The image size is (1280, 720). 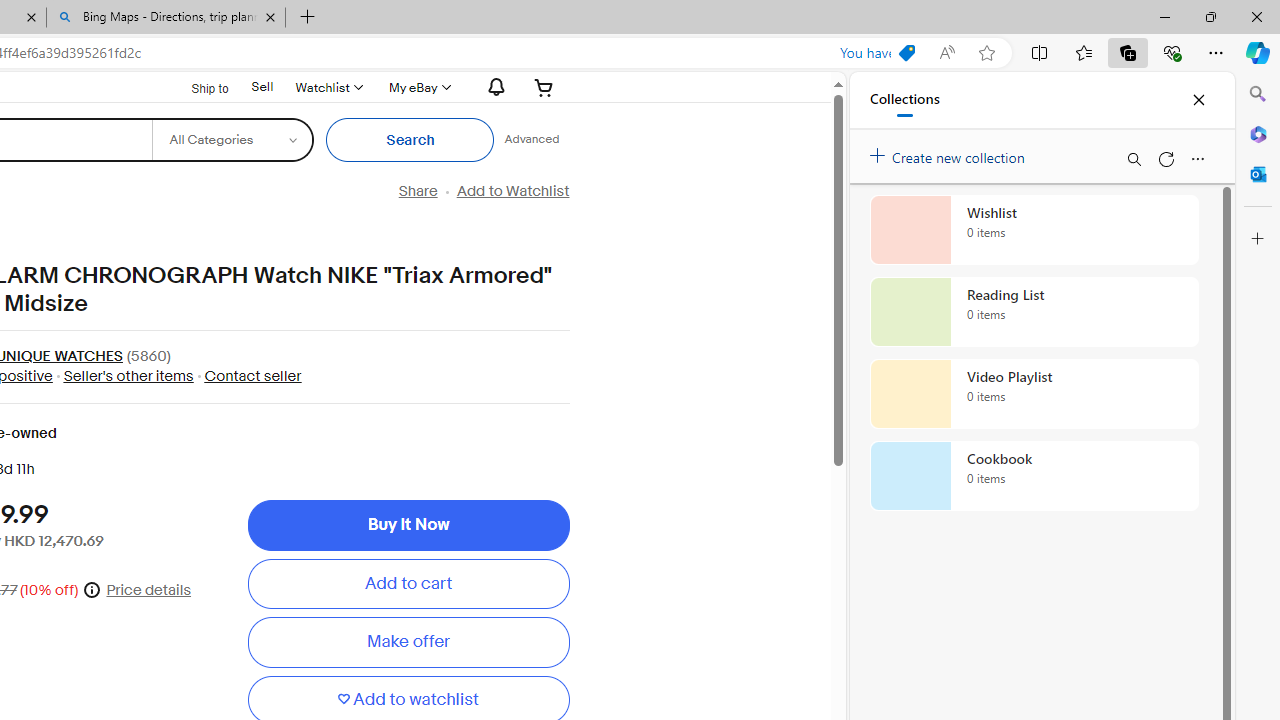 What do you see at coordinates (544, 86) in the screenshot?
I see `'Expand Cart'` at bounding box center [544, 86].